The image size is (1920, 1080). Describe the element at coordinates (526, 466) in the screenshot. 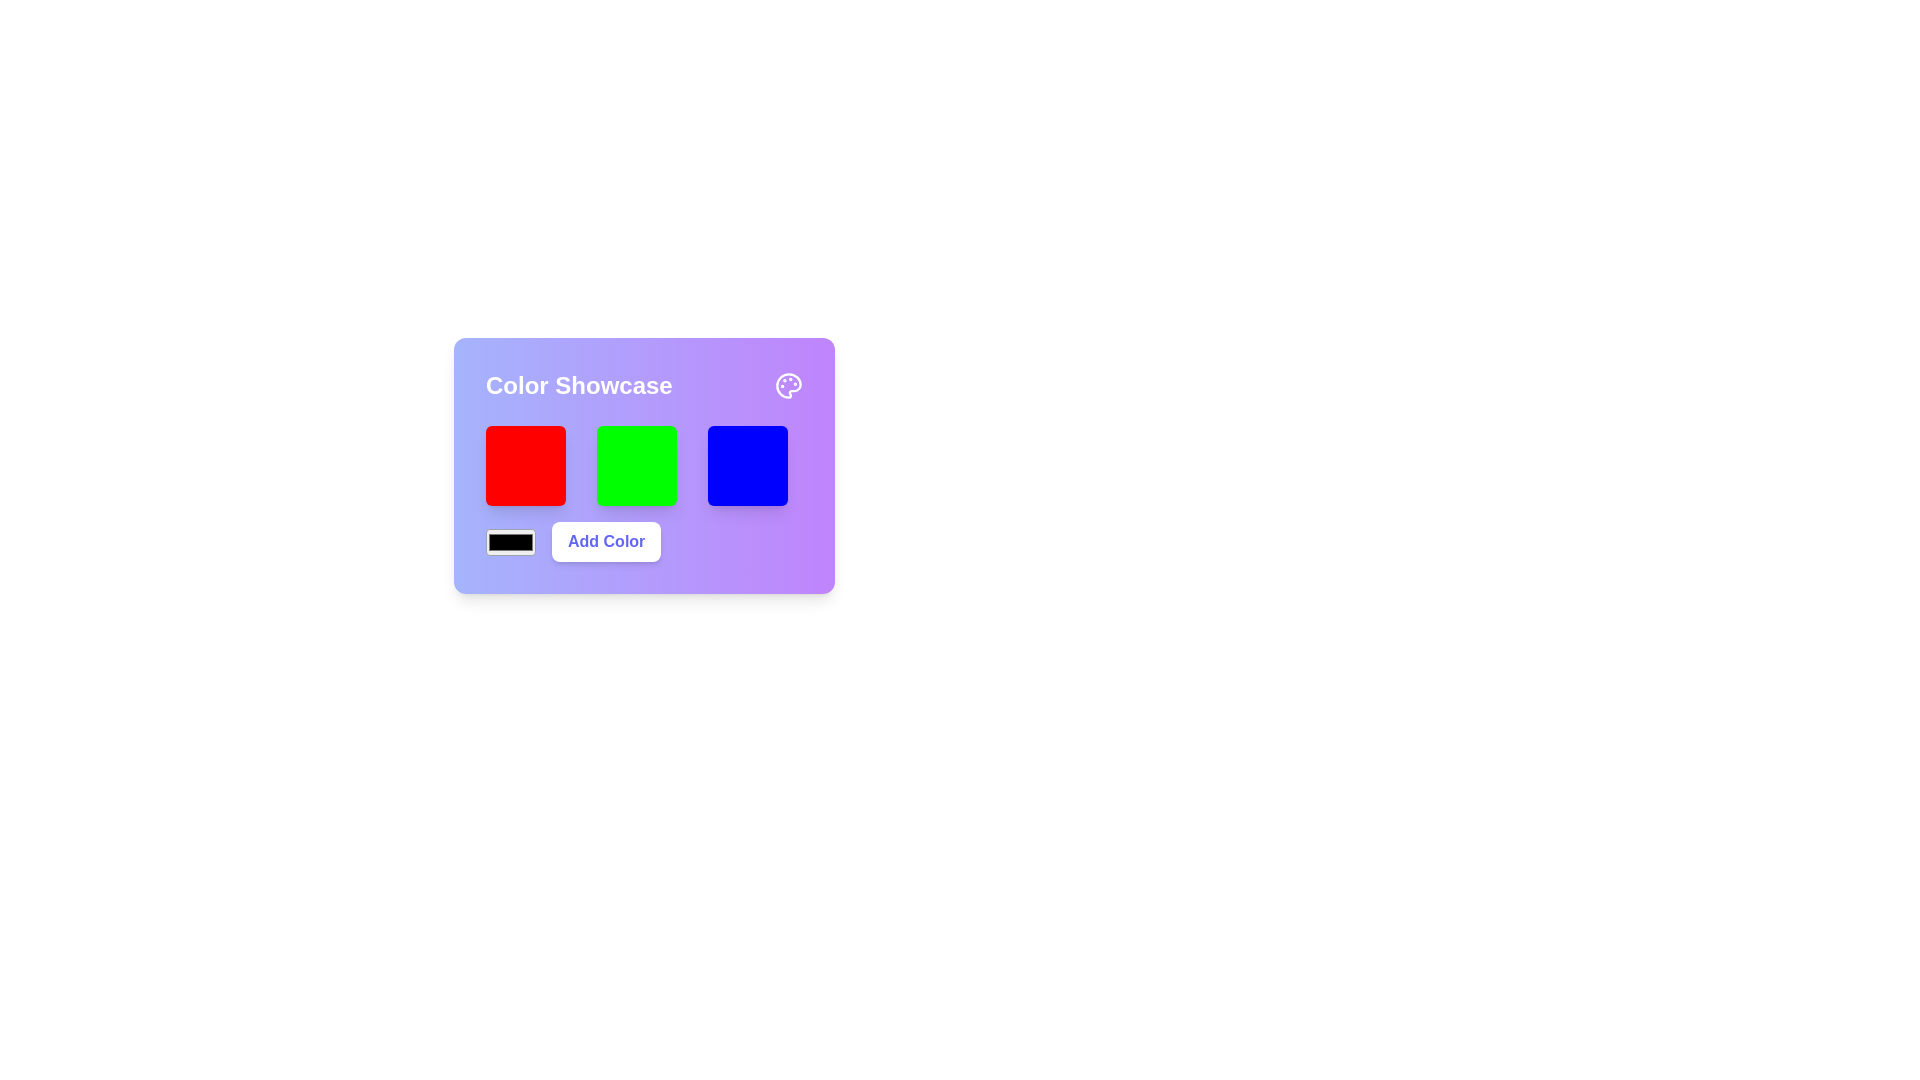

I see `the square visual element with a red background color and rounded corners located in the first column of the 'Color Showcase' grid` at that location.